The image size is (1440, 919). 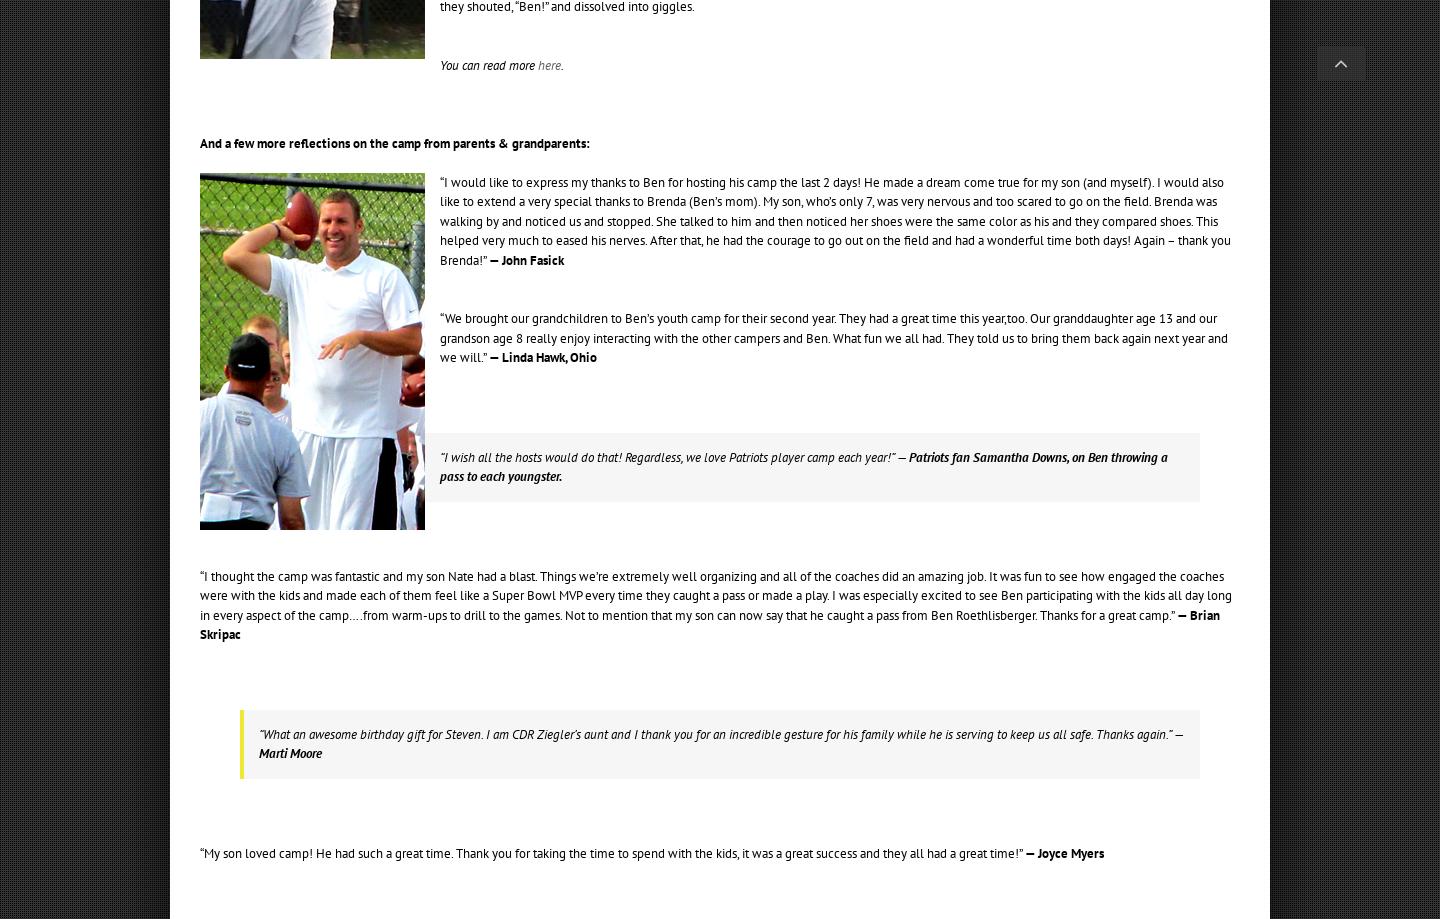 What do you see at coordinates (440, 220) in the screenshot?
I see `'“I would like to express my thanks to Ben for hosting his camp the last 2 days!  He made a dream come true for my son (and myself).  I would also like to extend a very special thanks to Brenda (Ben’s mom).  My son, who’s only 7, was very nervous and too scared to go on the field.  Brenda was walking by and noticed us and stopped.  She talked to him and then noticed her shoes were the same color as his and they compared shoes.  This helped very much to eased his nerves.  After that, he had the courage to go out on the field and had a wonderful time both days!  Again – thank you Brenda!”'` at bounding box center [440, 220].